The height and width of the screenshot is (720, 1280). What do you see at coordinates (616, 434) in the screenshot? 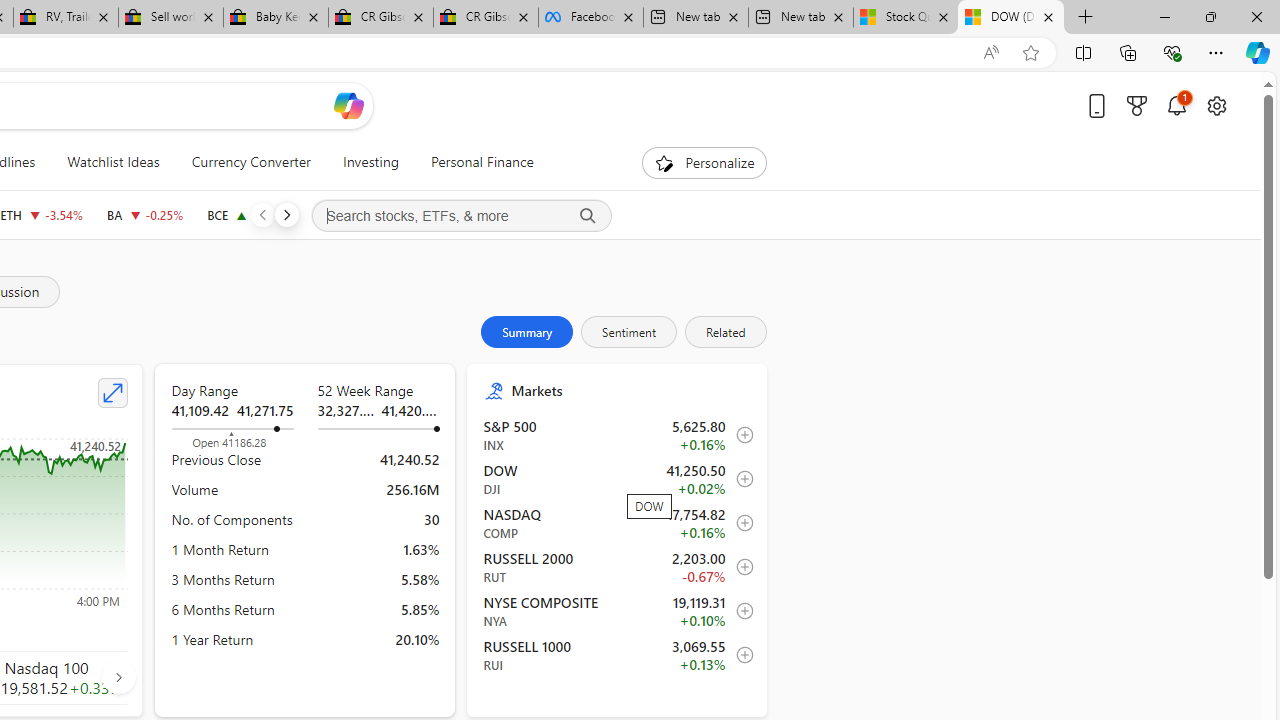
I see `'INX S&P 500 increase 5,625.80 +8.96 +0.16% itemundefined'` at bounding box center [616, 434].